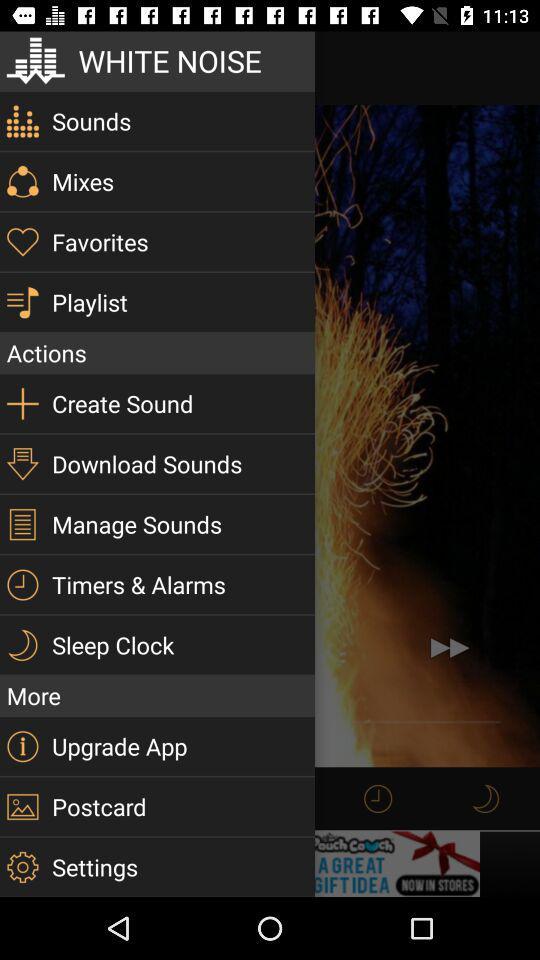 This screenshot has width=540, height=960. I want to click on the fast forward, so click(449, 647).